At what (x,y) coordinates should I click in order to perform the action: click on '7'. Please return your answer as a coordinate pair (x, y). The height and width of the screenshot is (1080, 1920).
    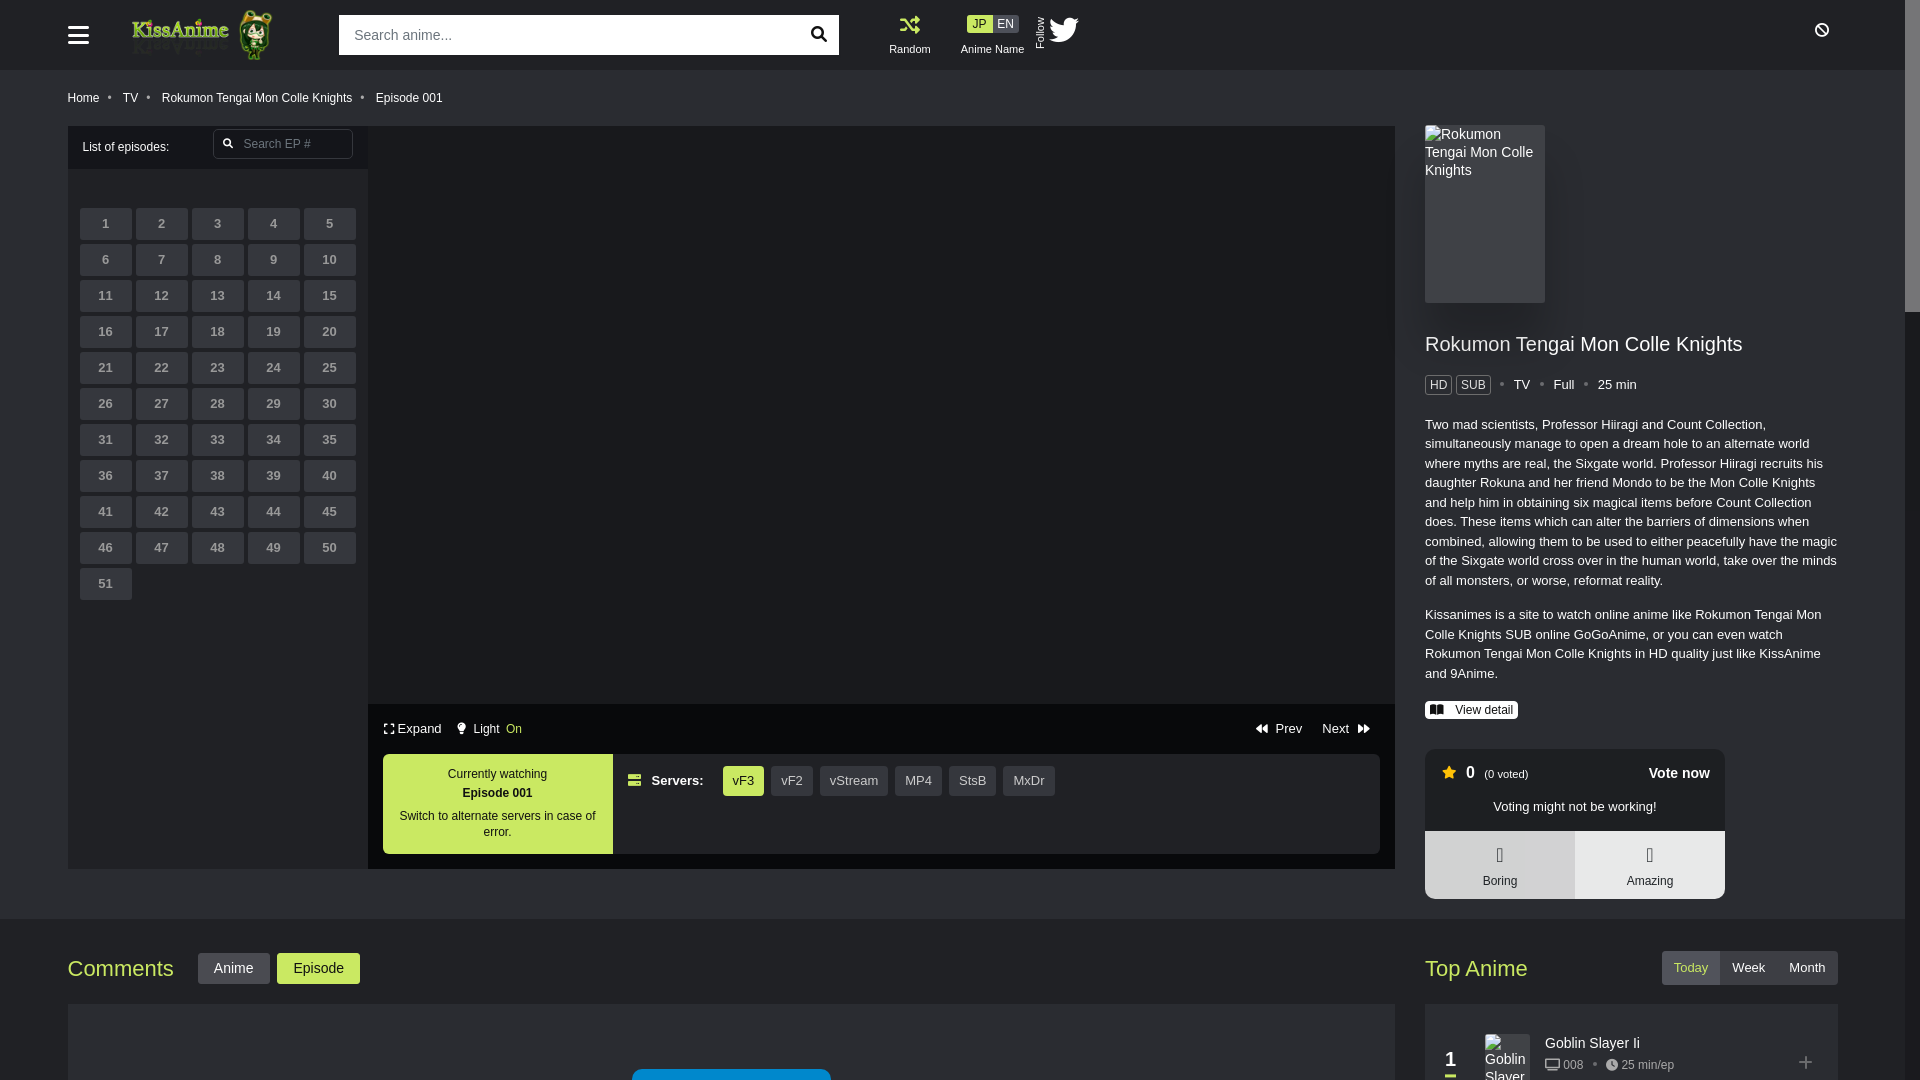
    Looking at the image, I should click on (134, 258).